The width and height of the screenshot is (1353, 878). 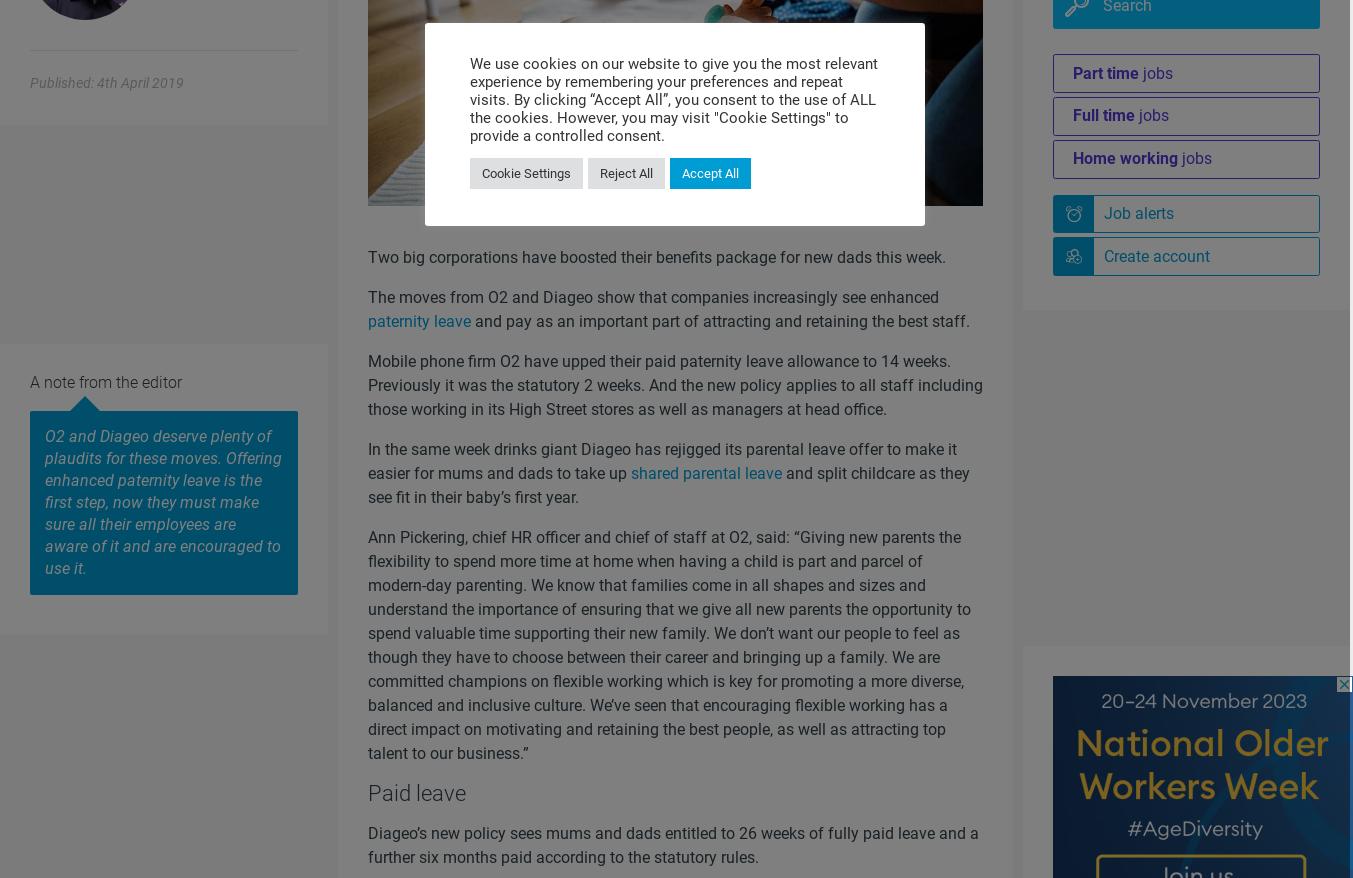 I want to click on 'paternity leave', so click(x=418, y=321).